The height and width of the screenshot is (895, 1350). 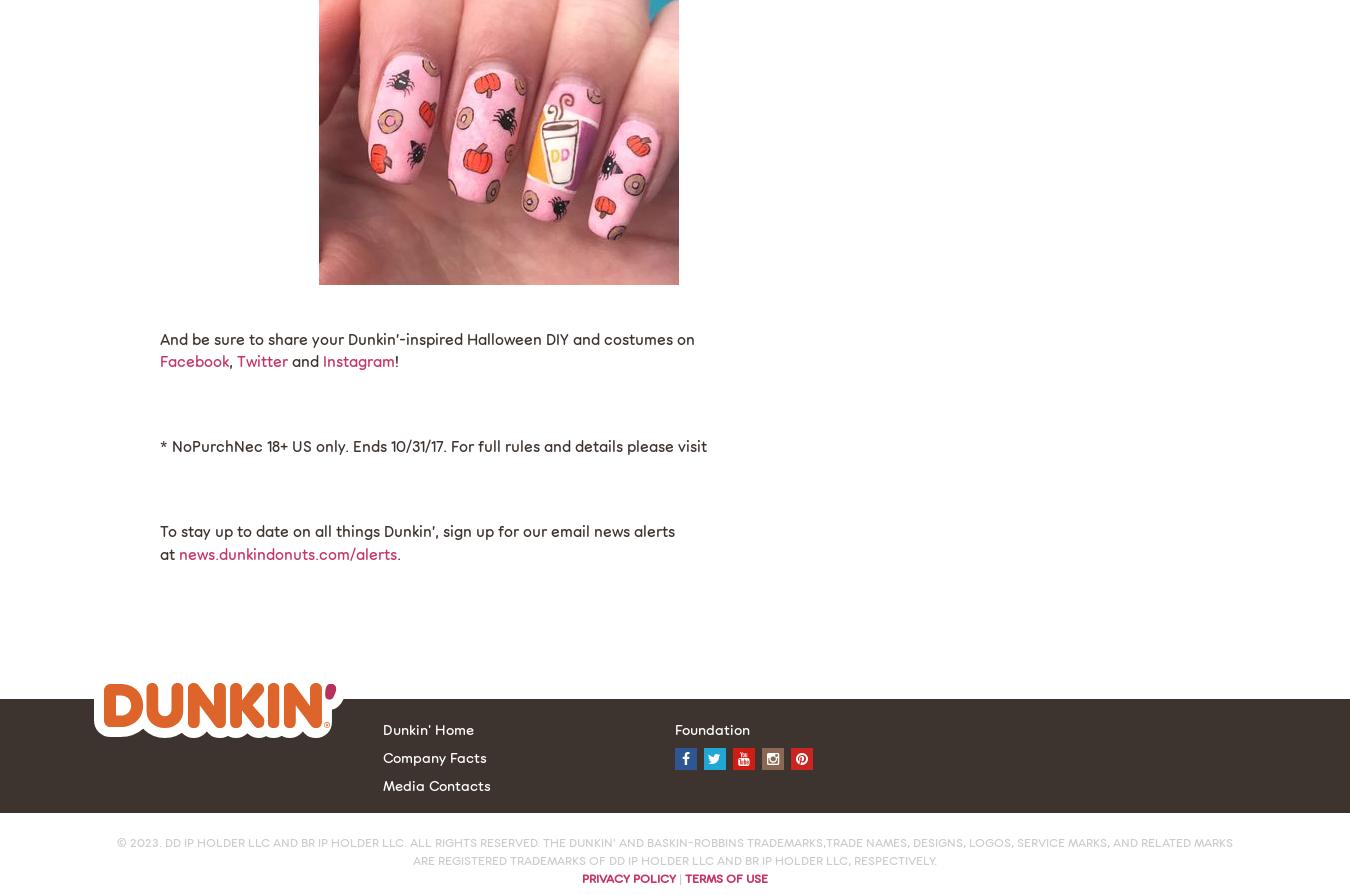 I want to click on 'Media Contacts', so click(x=436, y=784).